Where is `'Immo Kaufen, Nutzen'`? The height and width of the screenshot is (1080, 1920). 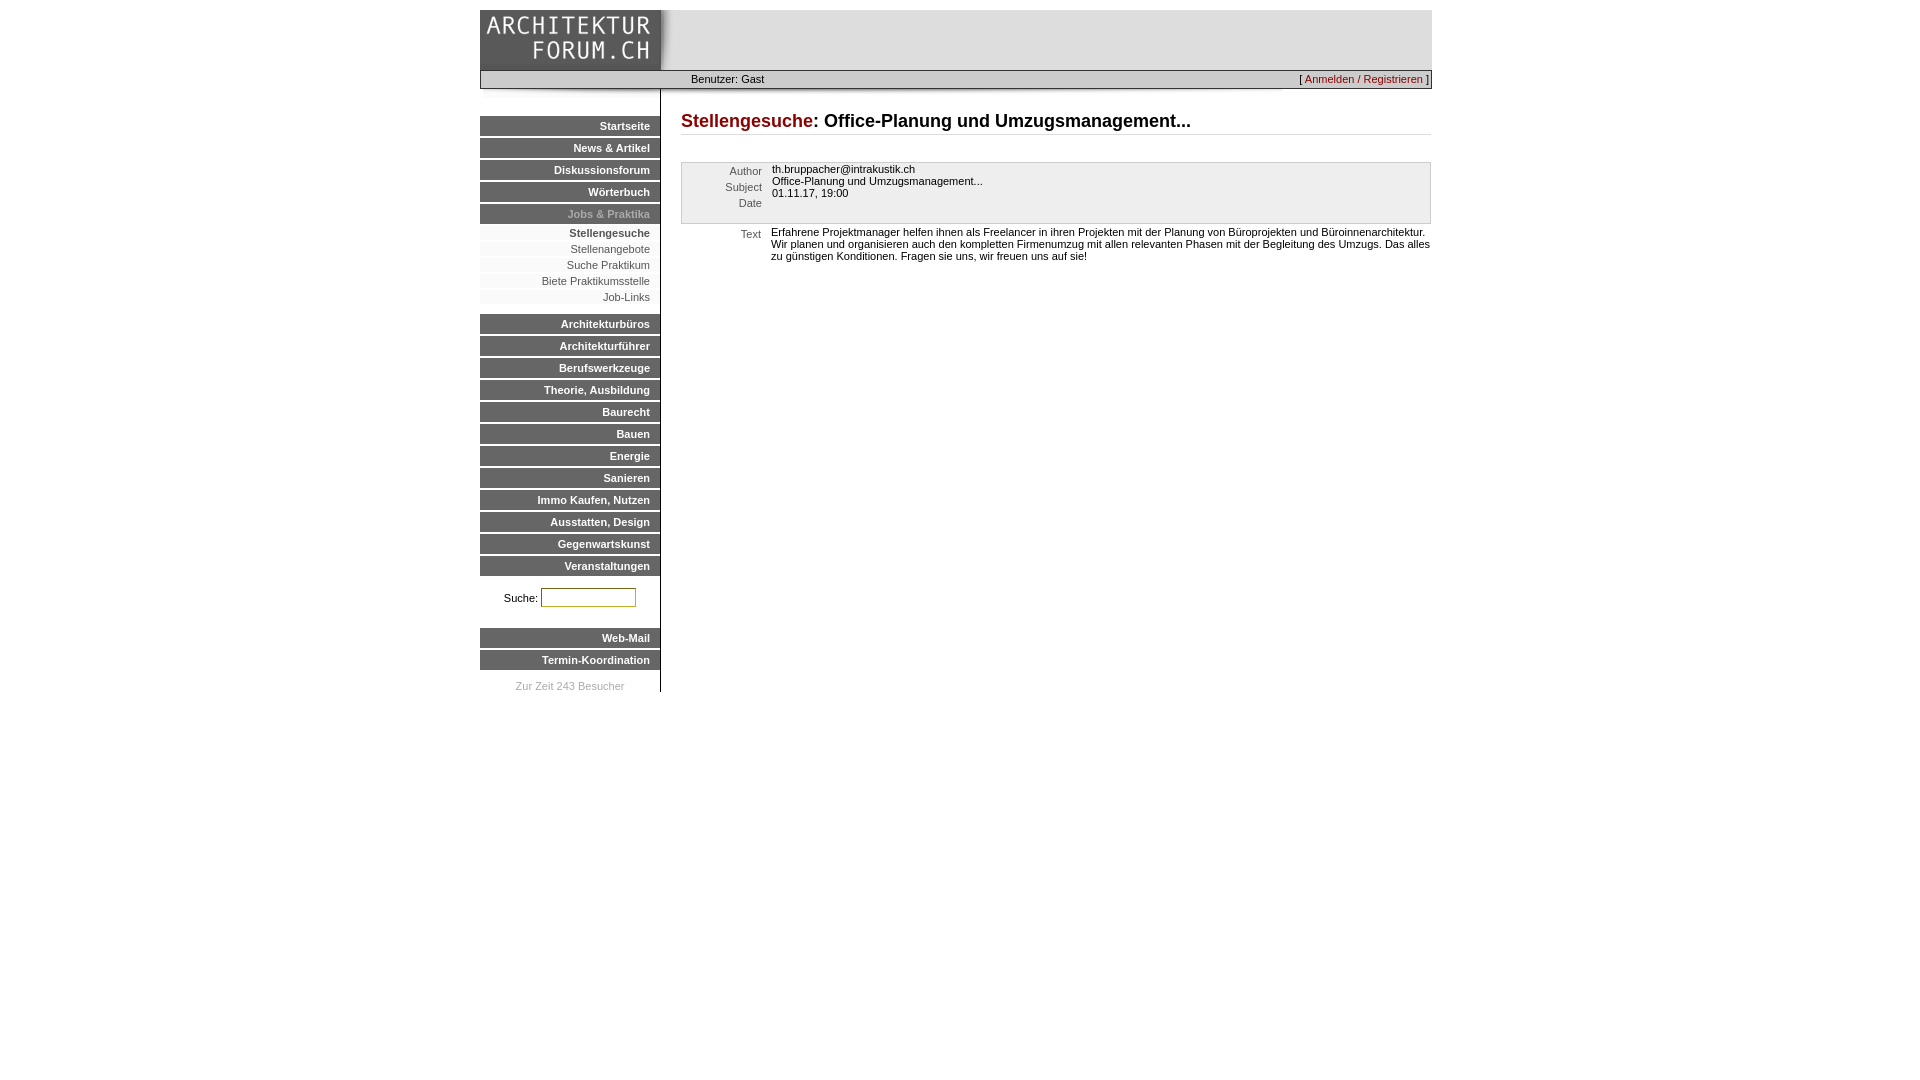
'Immo Kaufen, Nutzen' is located at coordinates (569, 499).